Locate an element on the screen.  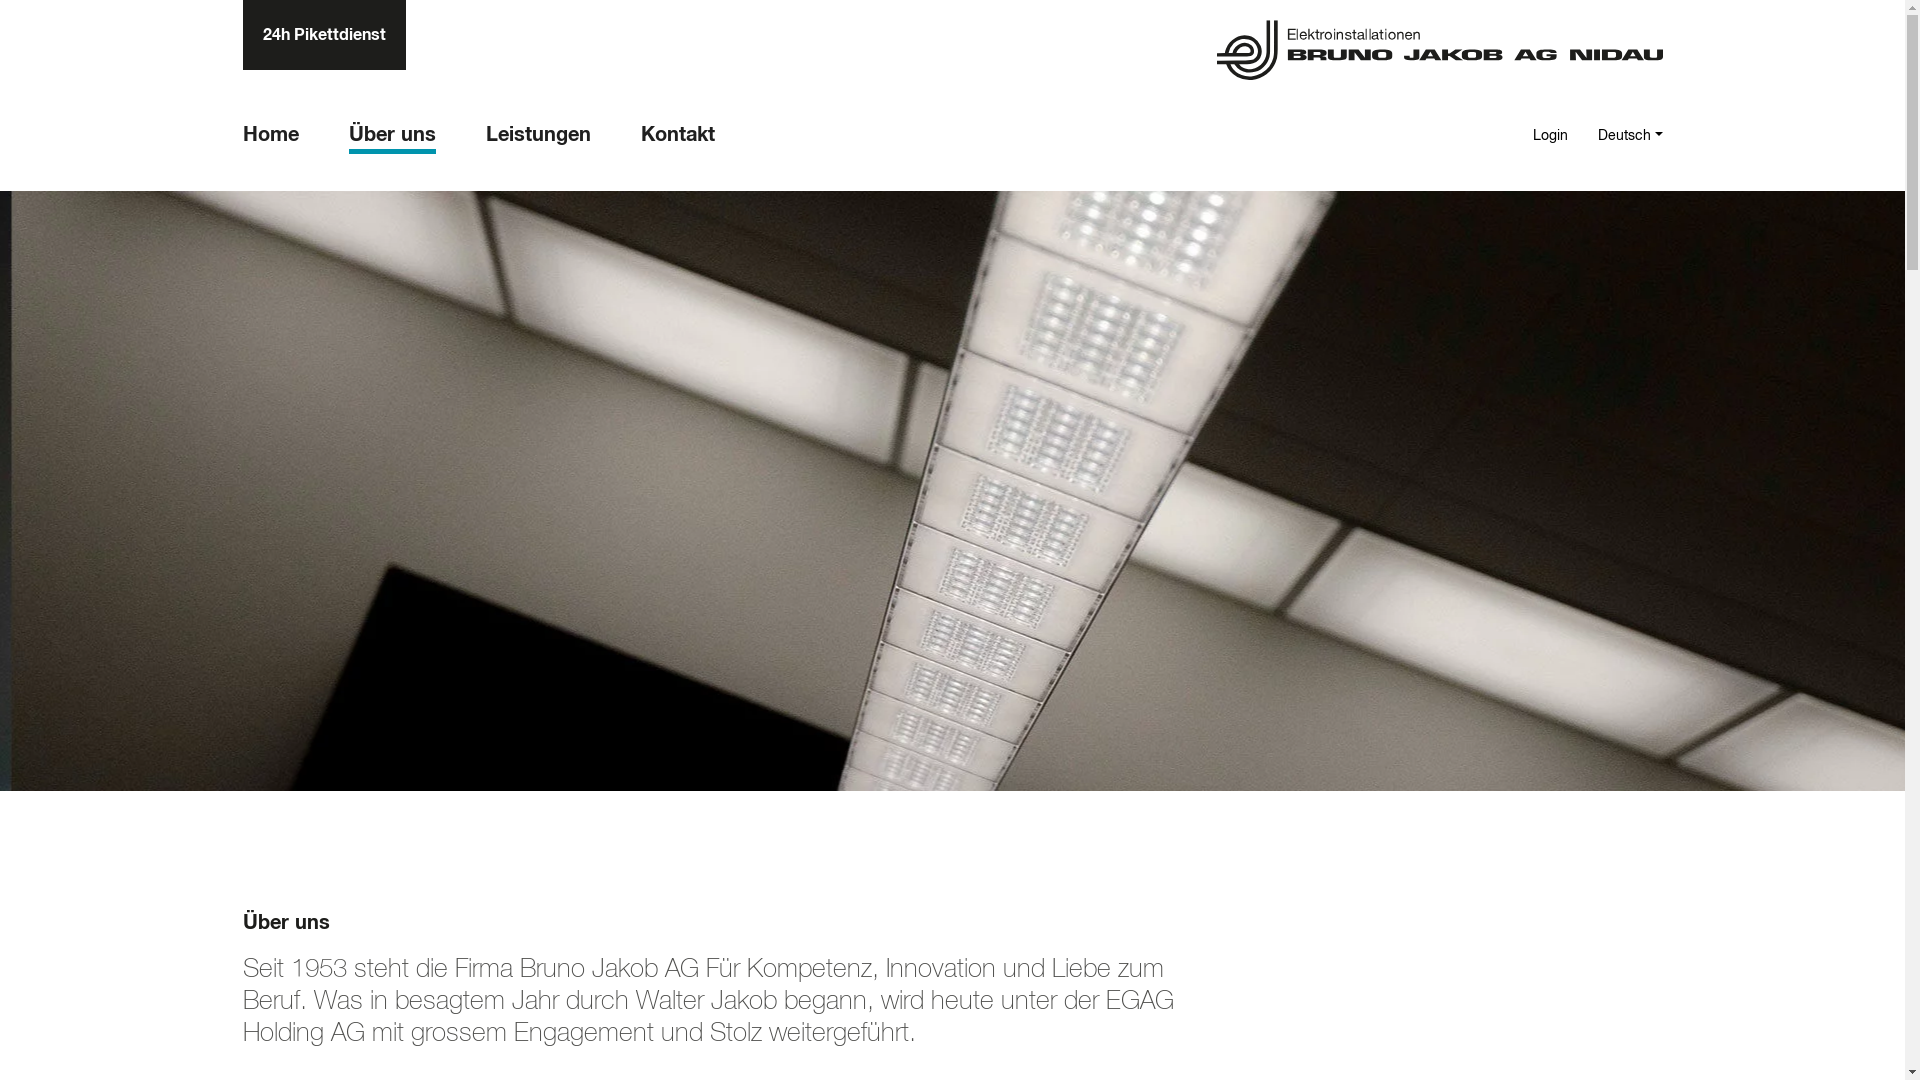
'Kontakt' is located at coordinates (676, 137).